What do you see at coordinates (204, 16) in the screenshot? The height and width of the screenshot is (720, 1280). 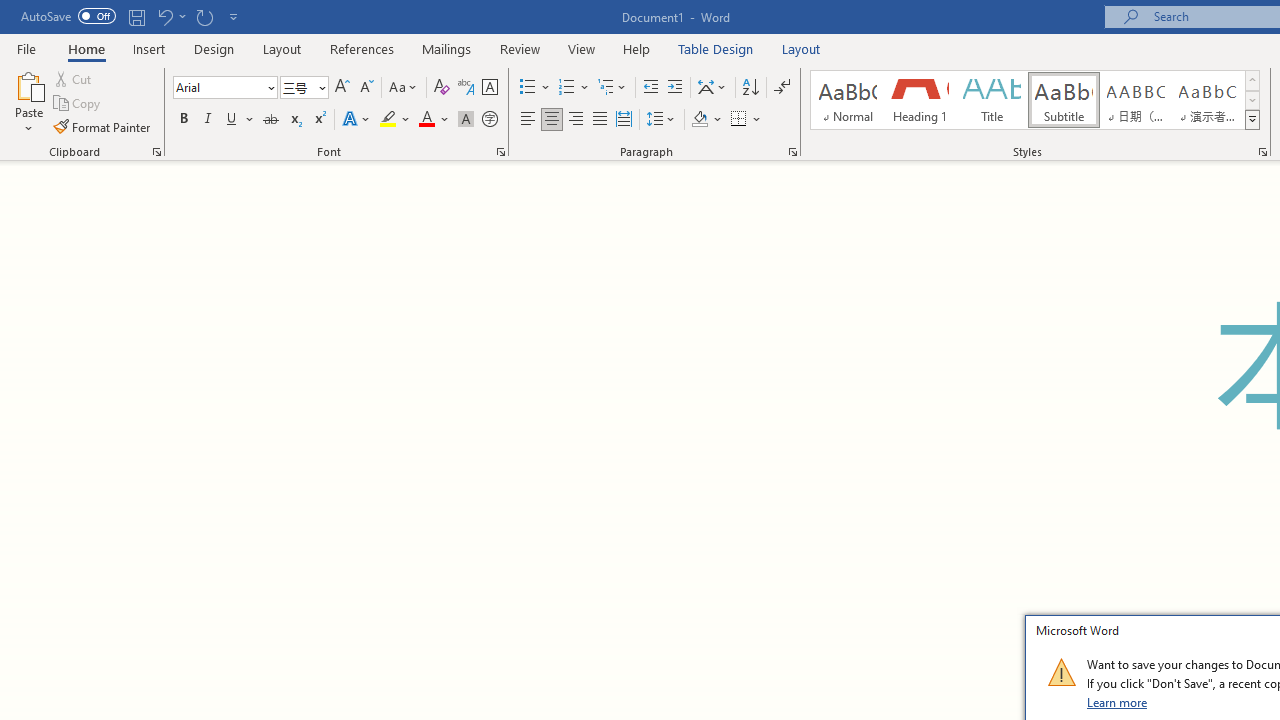 I see `'Repeat Doc Close'` at bounding box center [204, 16].